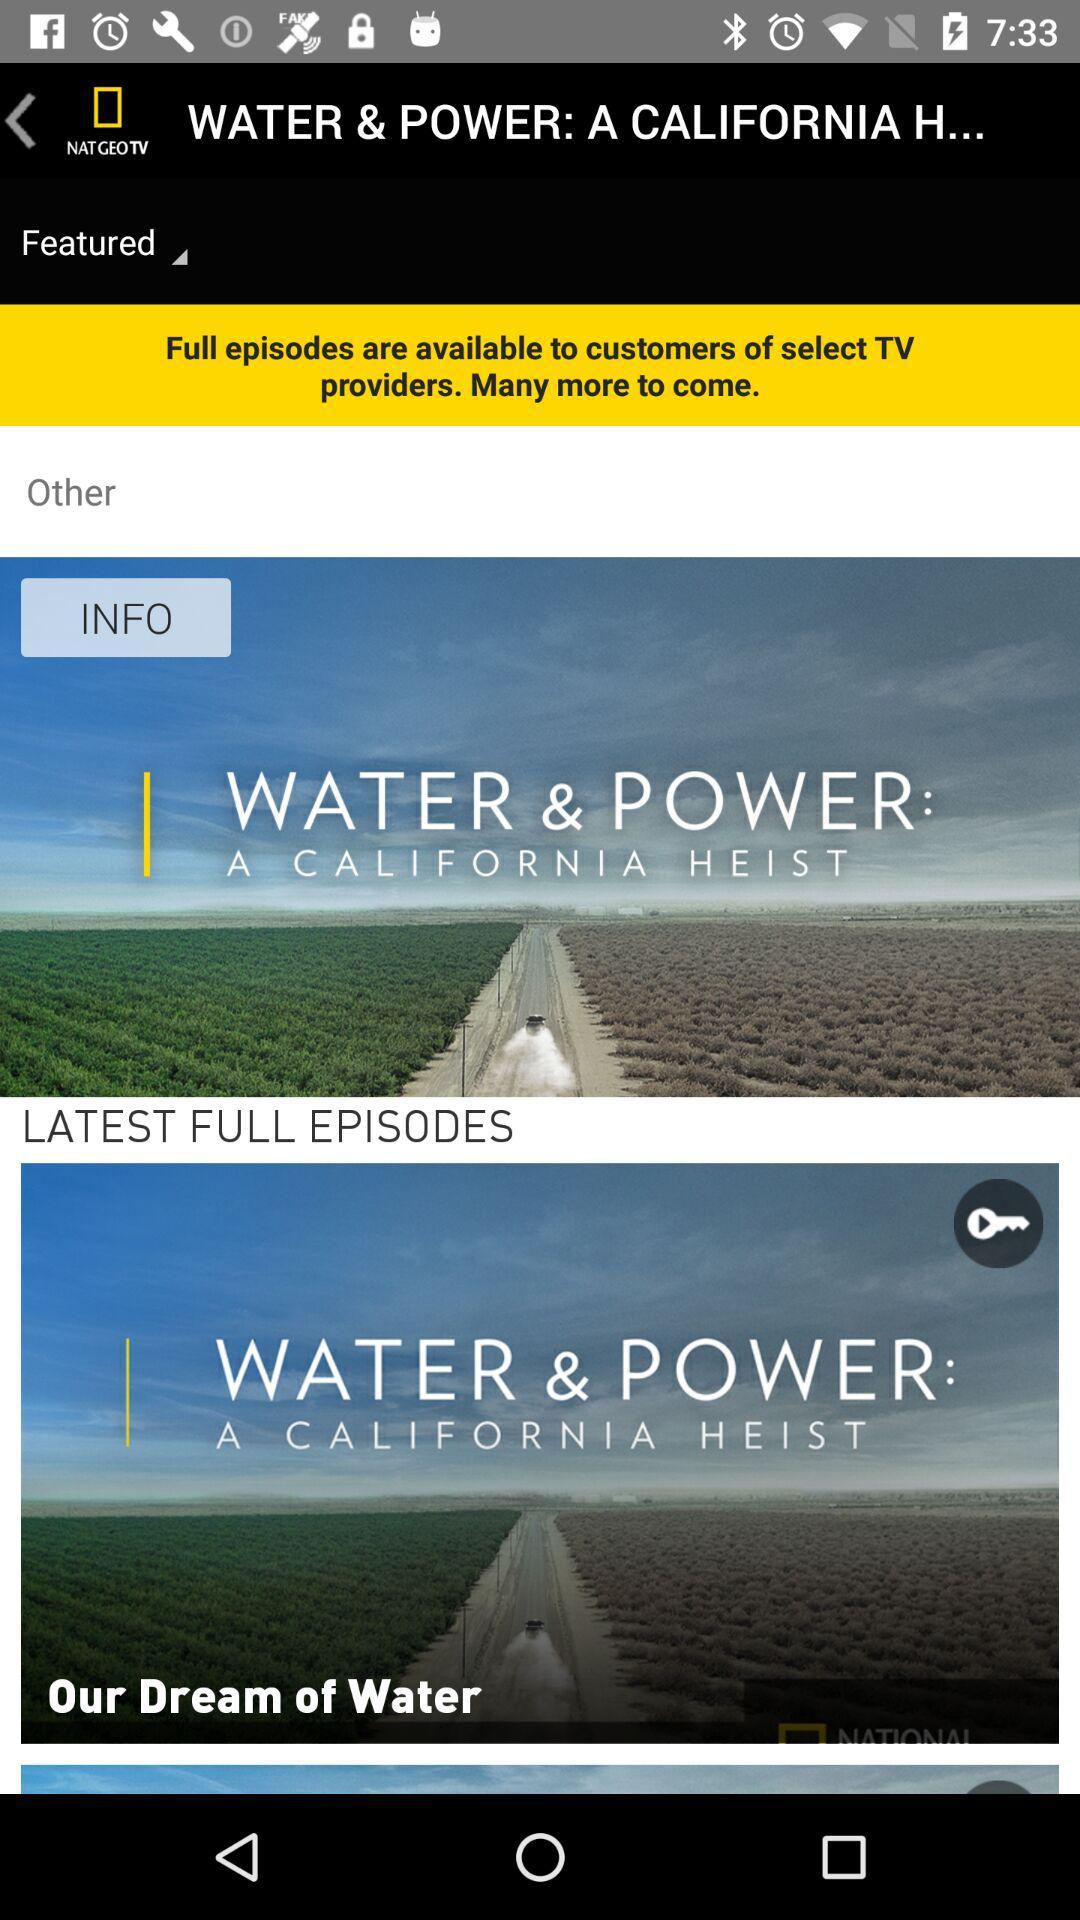 The width and height of the screenshot is (1080, 1920). Describe the element at coordinates (126, 616) in the screenshot. I see `info` at that location.